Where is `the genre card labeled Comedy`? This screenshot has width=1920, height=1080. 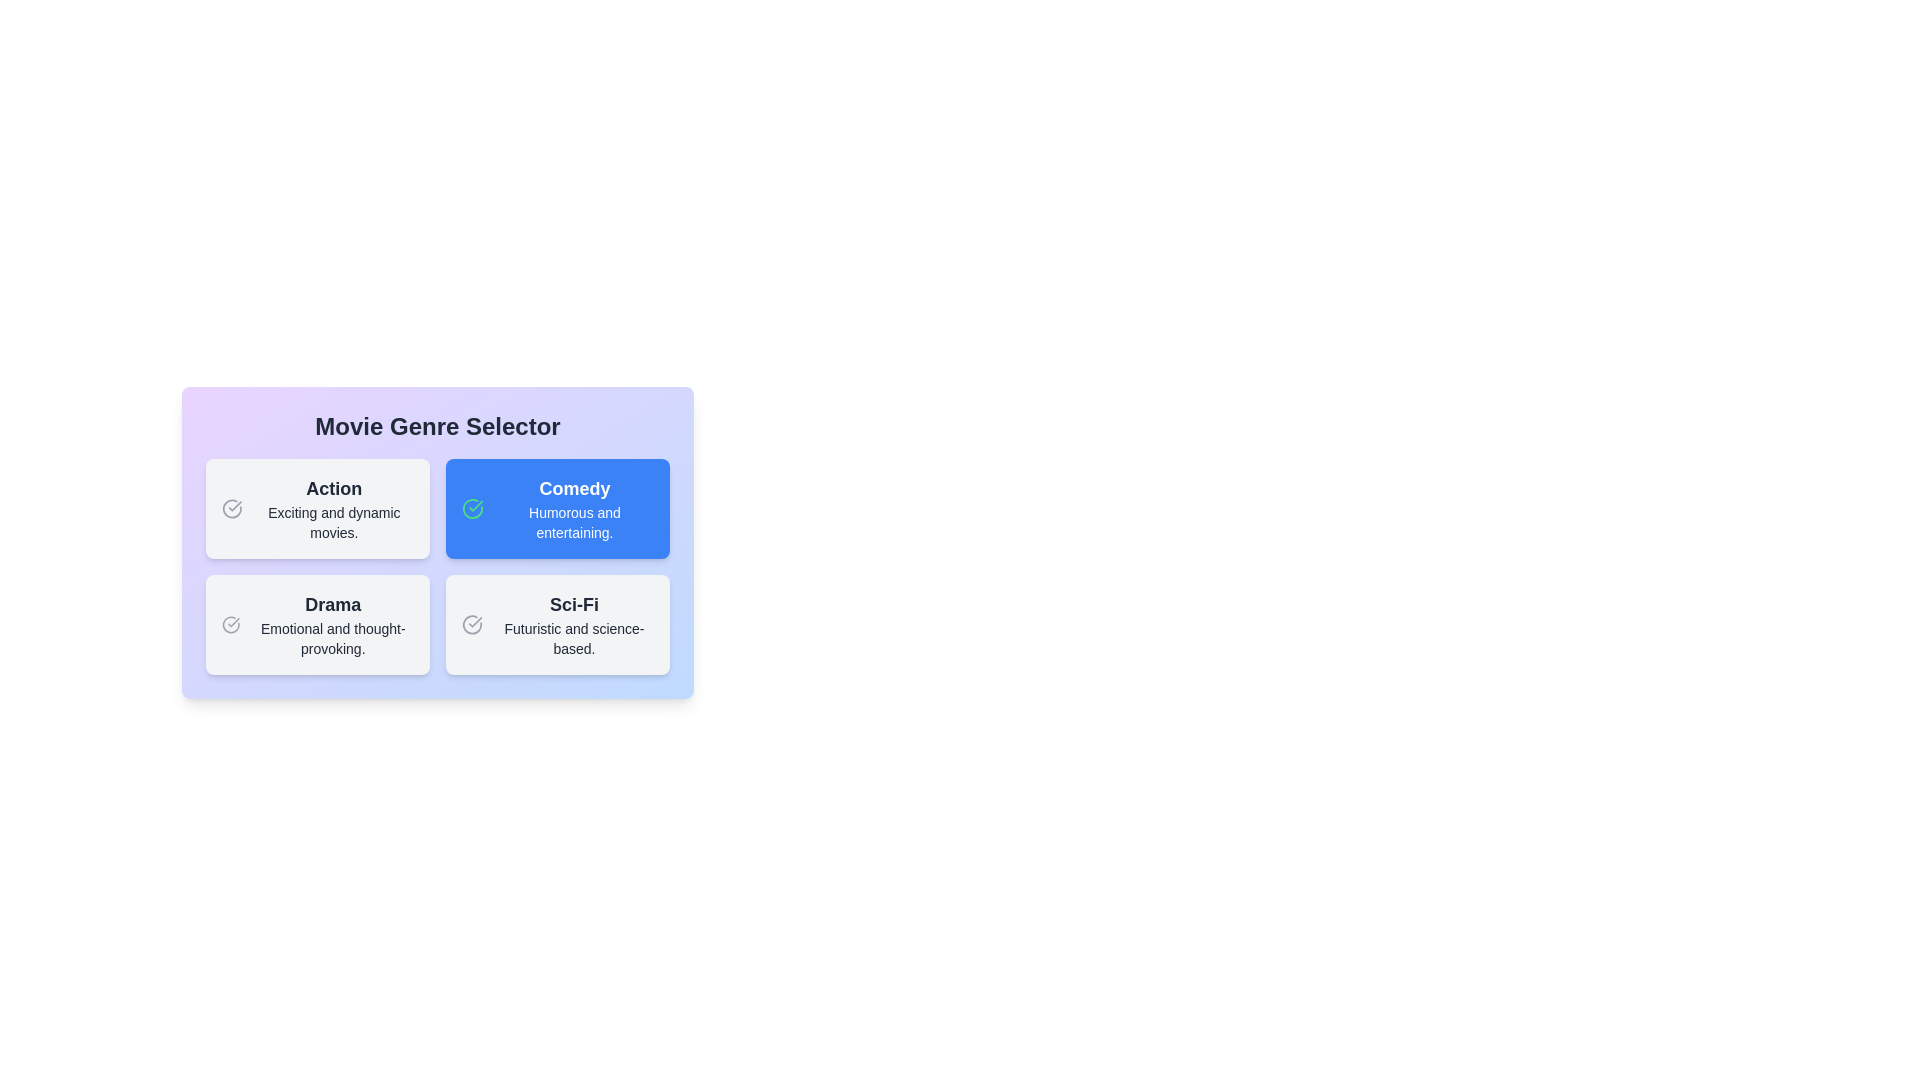
the genre card labeled Comedy is located at coordinates (557, 508).